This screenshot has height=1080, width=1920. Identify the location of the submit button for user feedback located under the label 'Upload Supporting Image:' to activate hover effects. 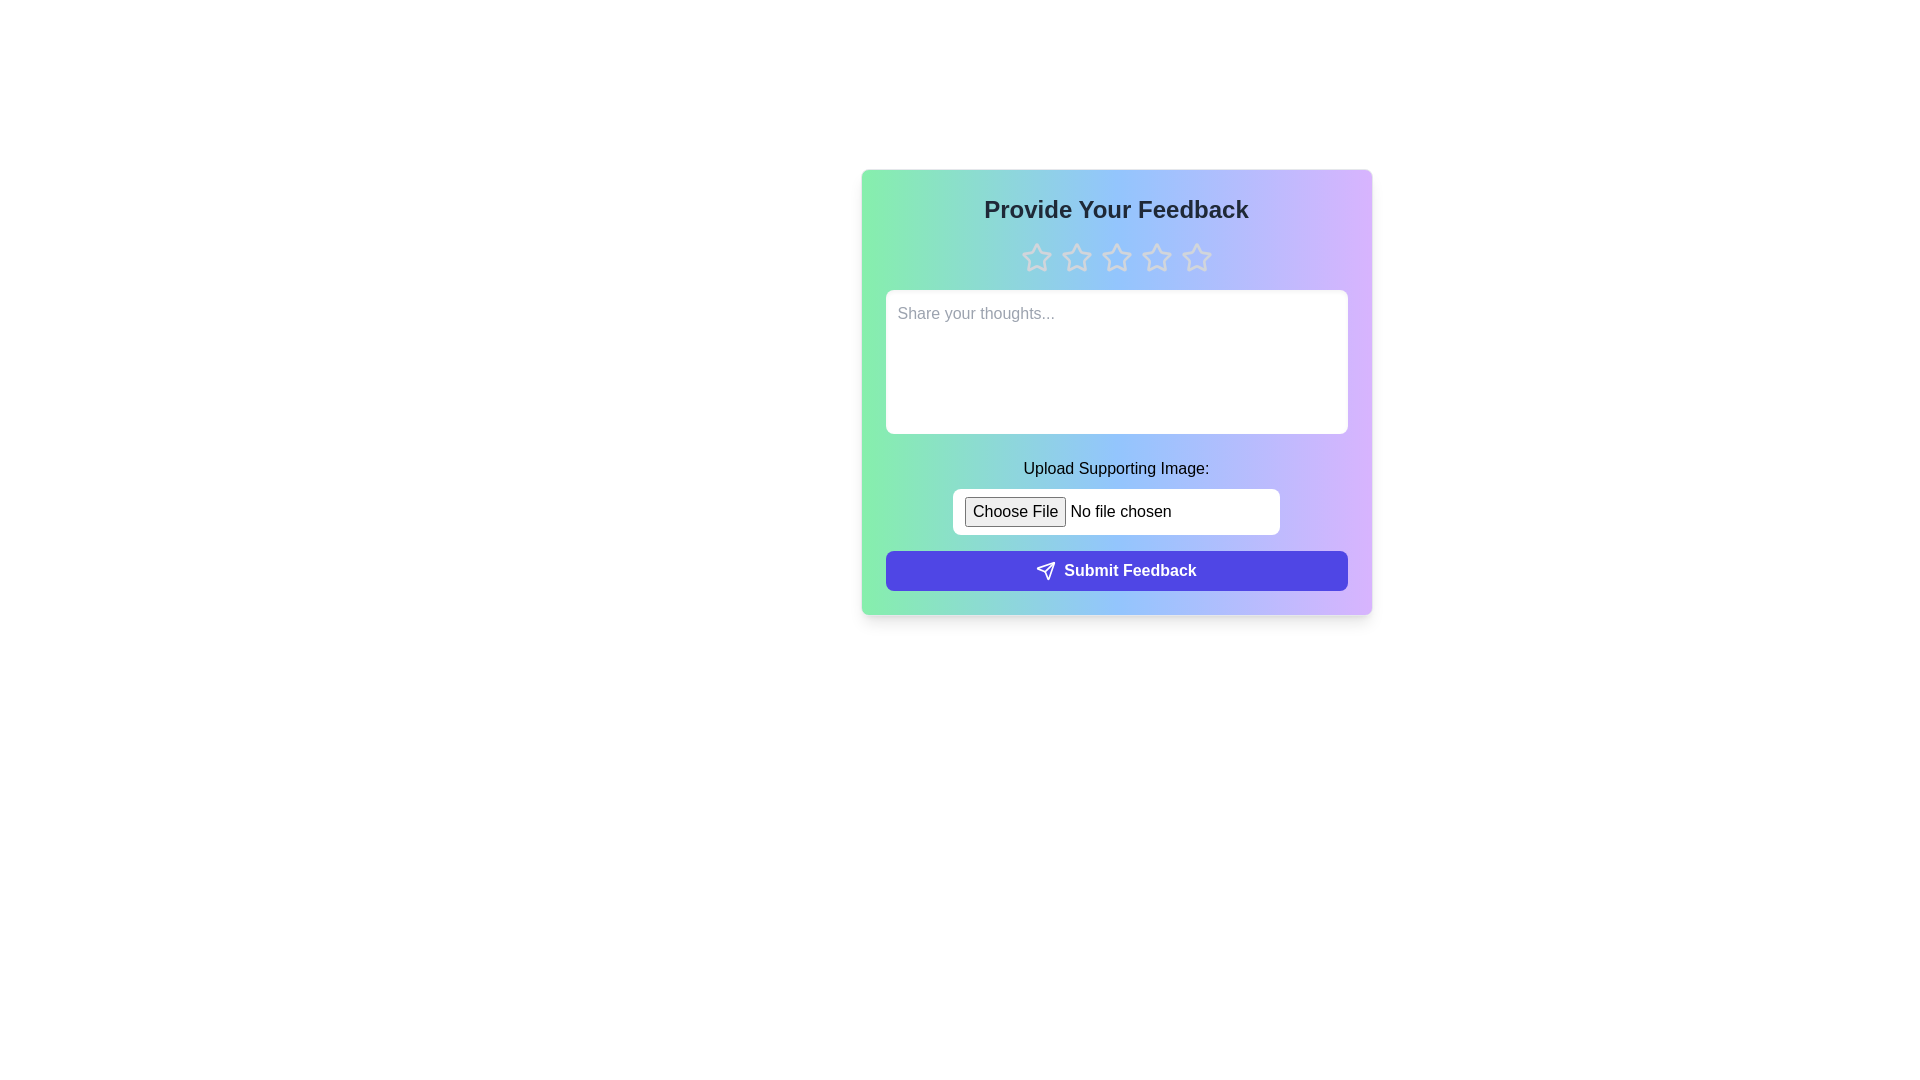
(1115, 570).